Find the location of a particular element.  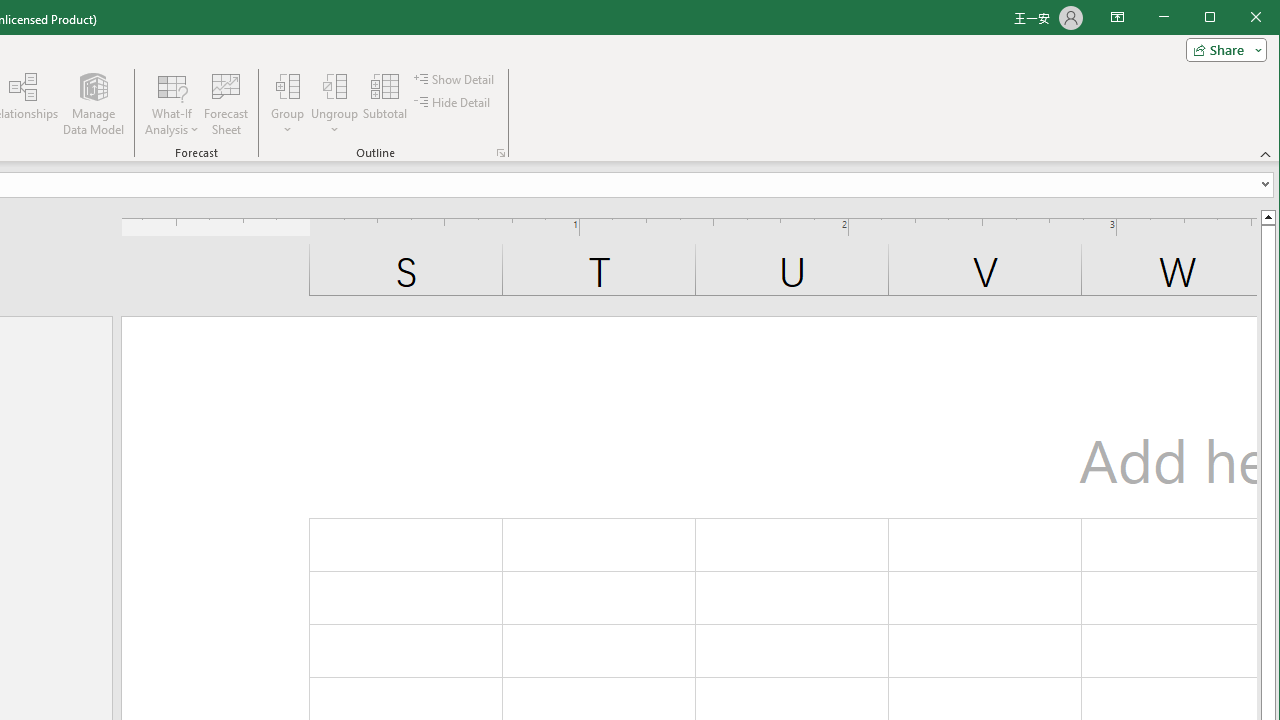

'Manage Data Model' is located at coordinates (93, 104).